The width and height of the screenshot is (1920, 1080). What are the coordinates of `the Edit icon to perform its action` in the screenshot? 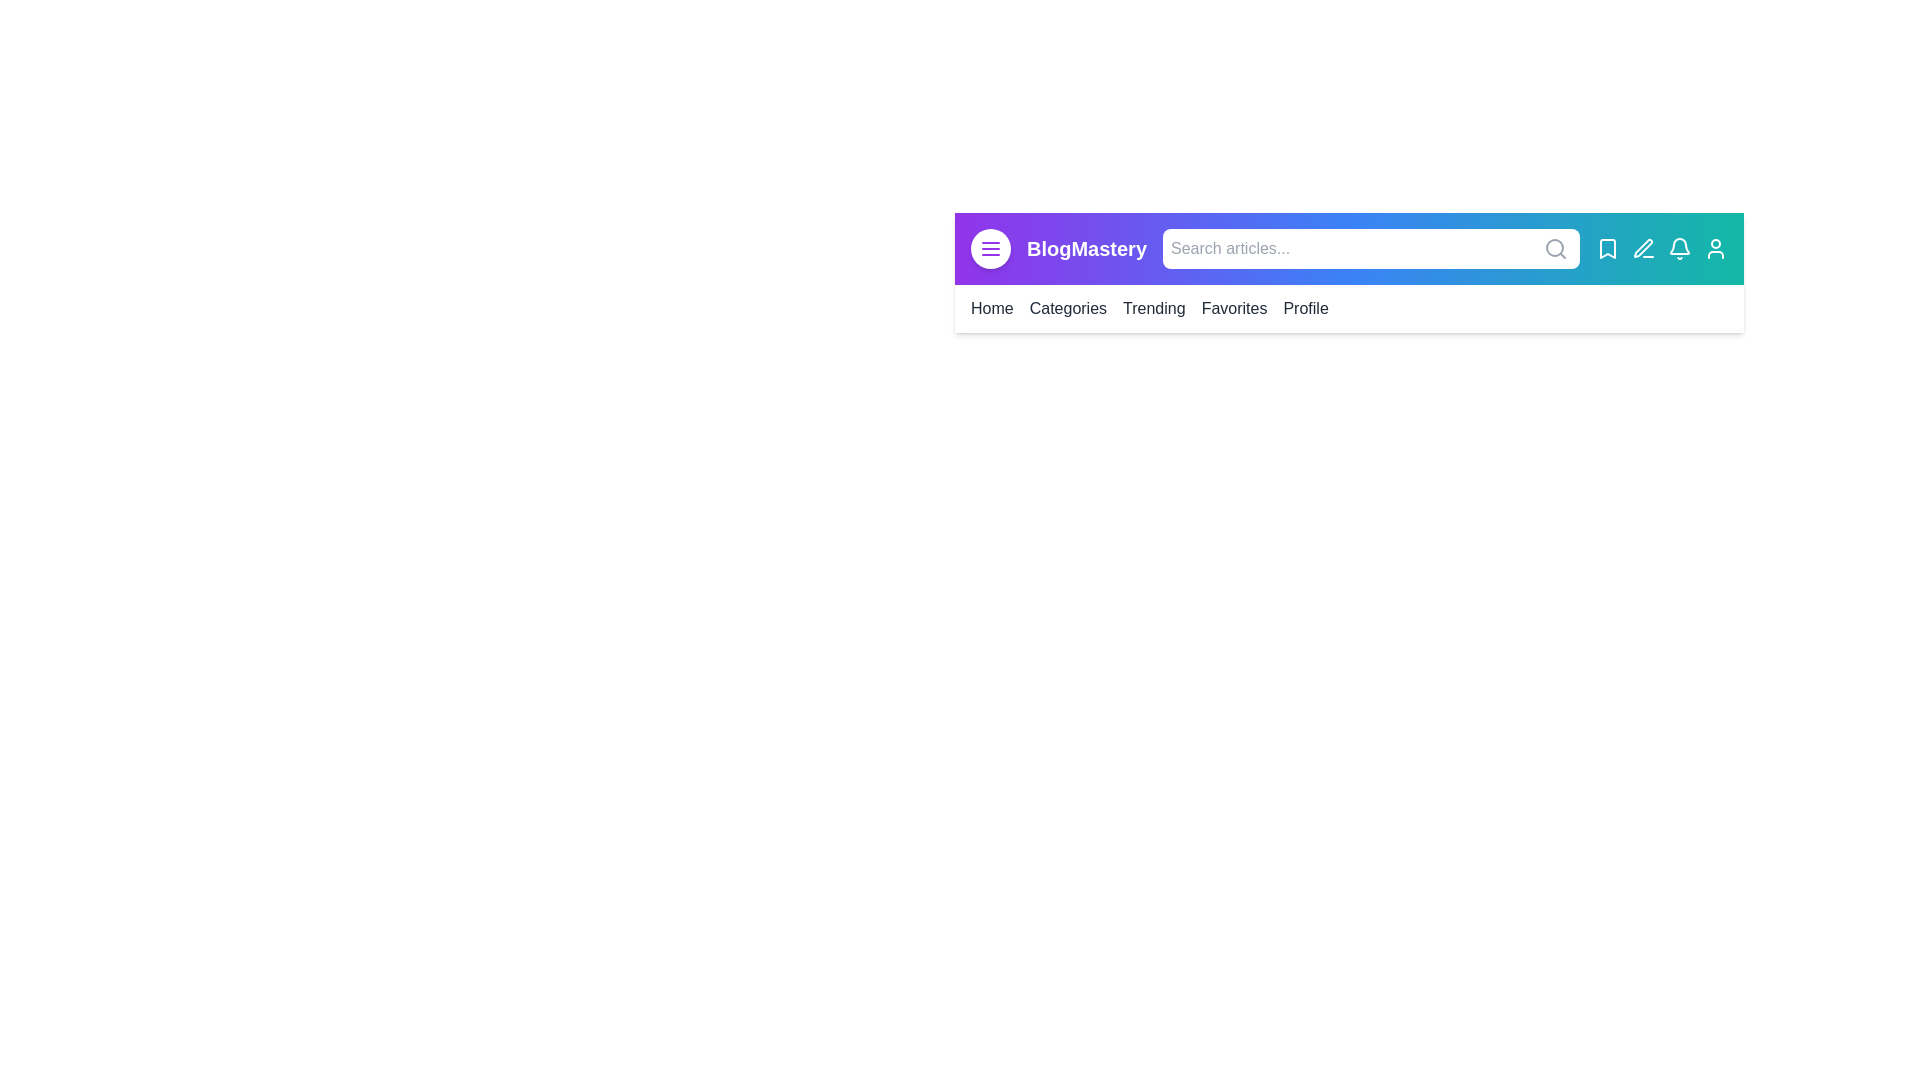 It's located at (1643, 248).